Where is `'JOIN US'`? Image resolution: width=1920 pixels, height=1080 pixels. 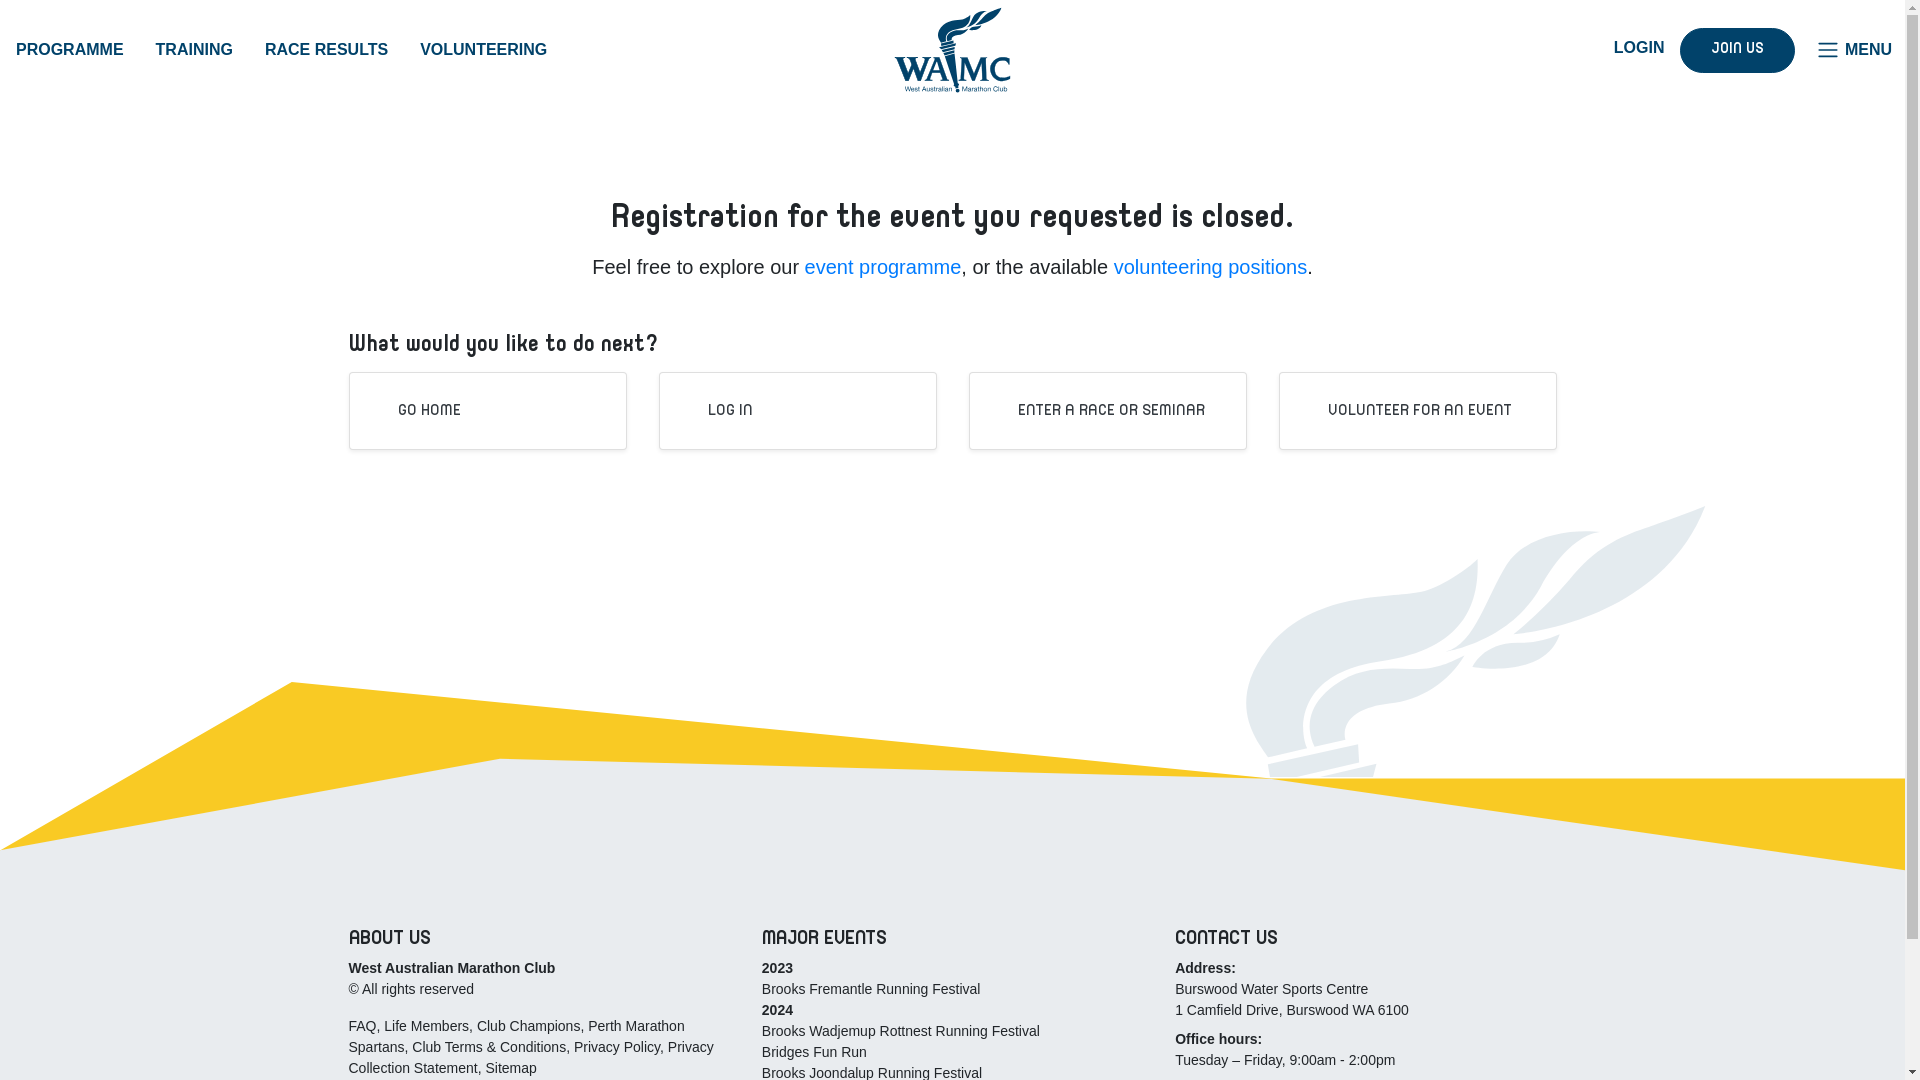
'JOIN US' is located at coordinates (1736, 49).